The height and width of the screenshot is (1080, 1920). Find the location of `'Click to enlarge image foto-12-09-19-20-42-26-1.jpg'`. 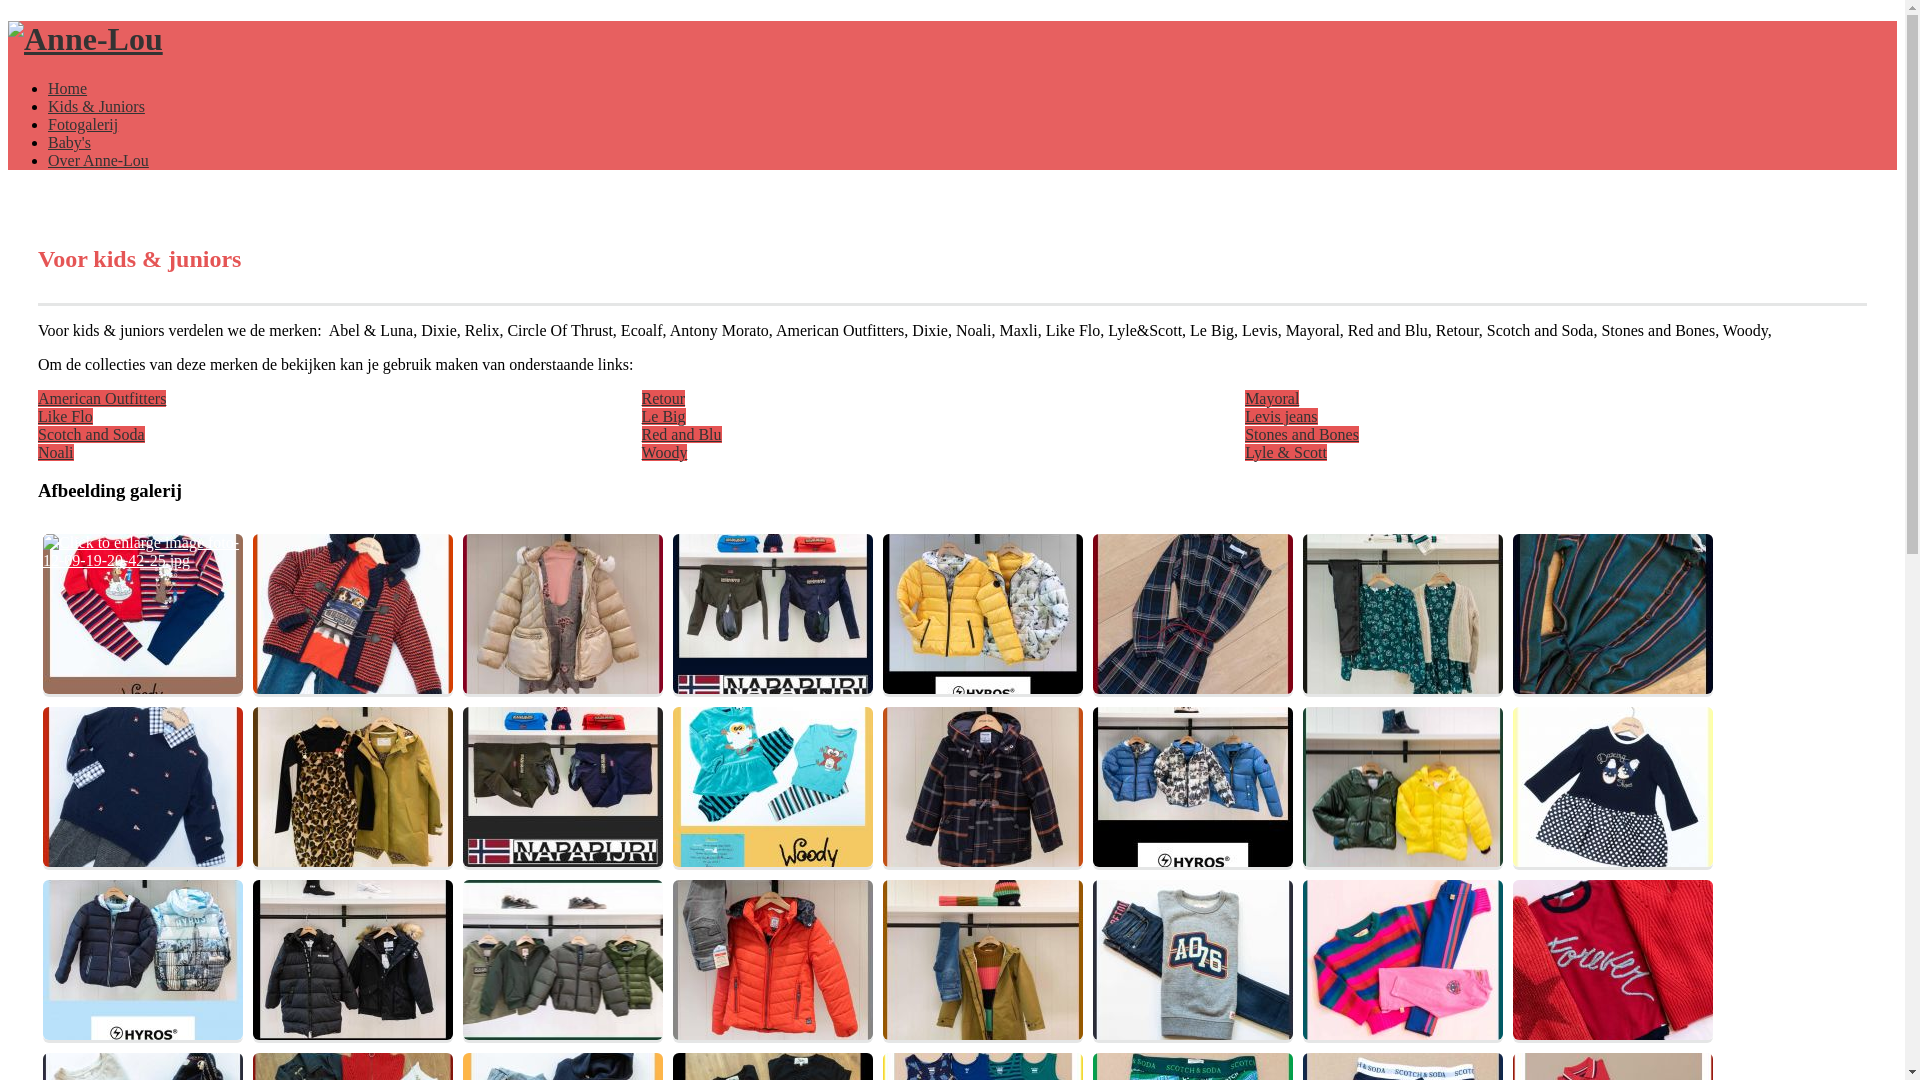

'Click to enlarge image foto-12-09-19-20-42-26-1.jpg' is located at coordinates (252, 612).